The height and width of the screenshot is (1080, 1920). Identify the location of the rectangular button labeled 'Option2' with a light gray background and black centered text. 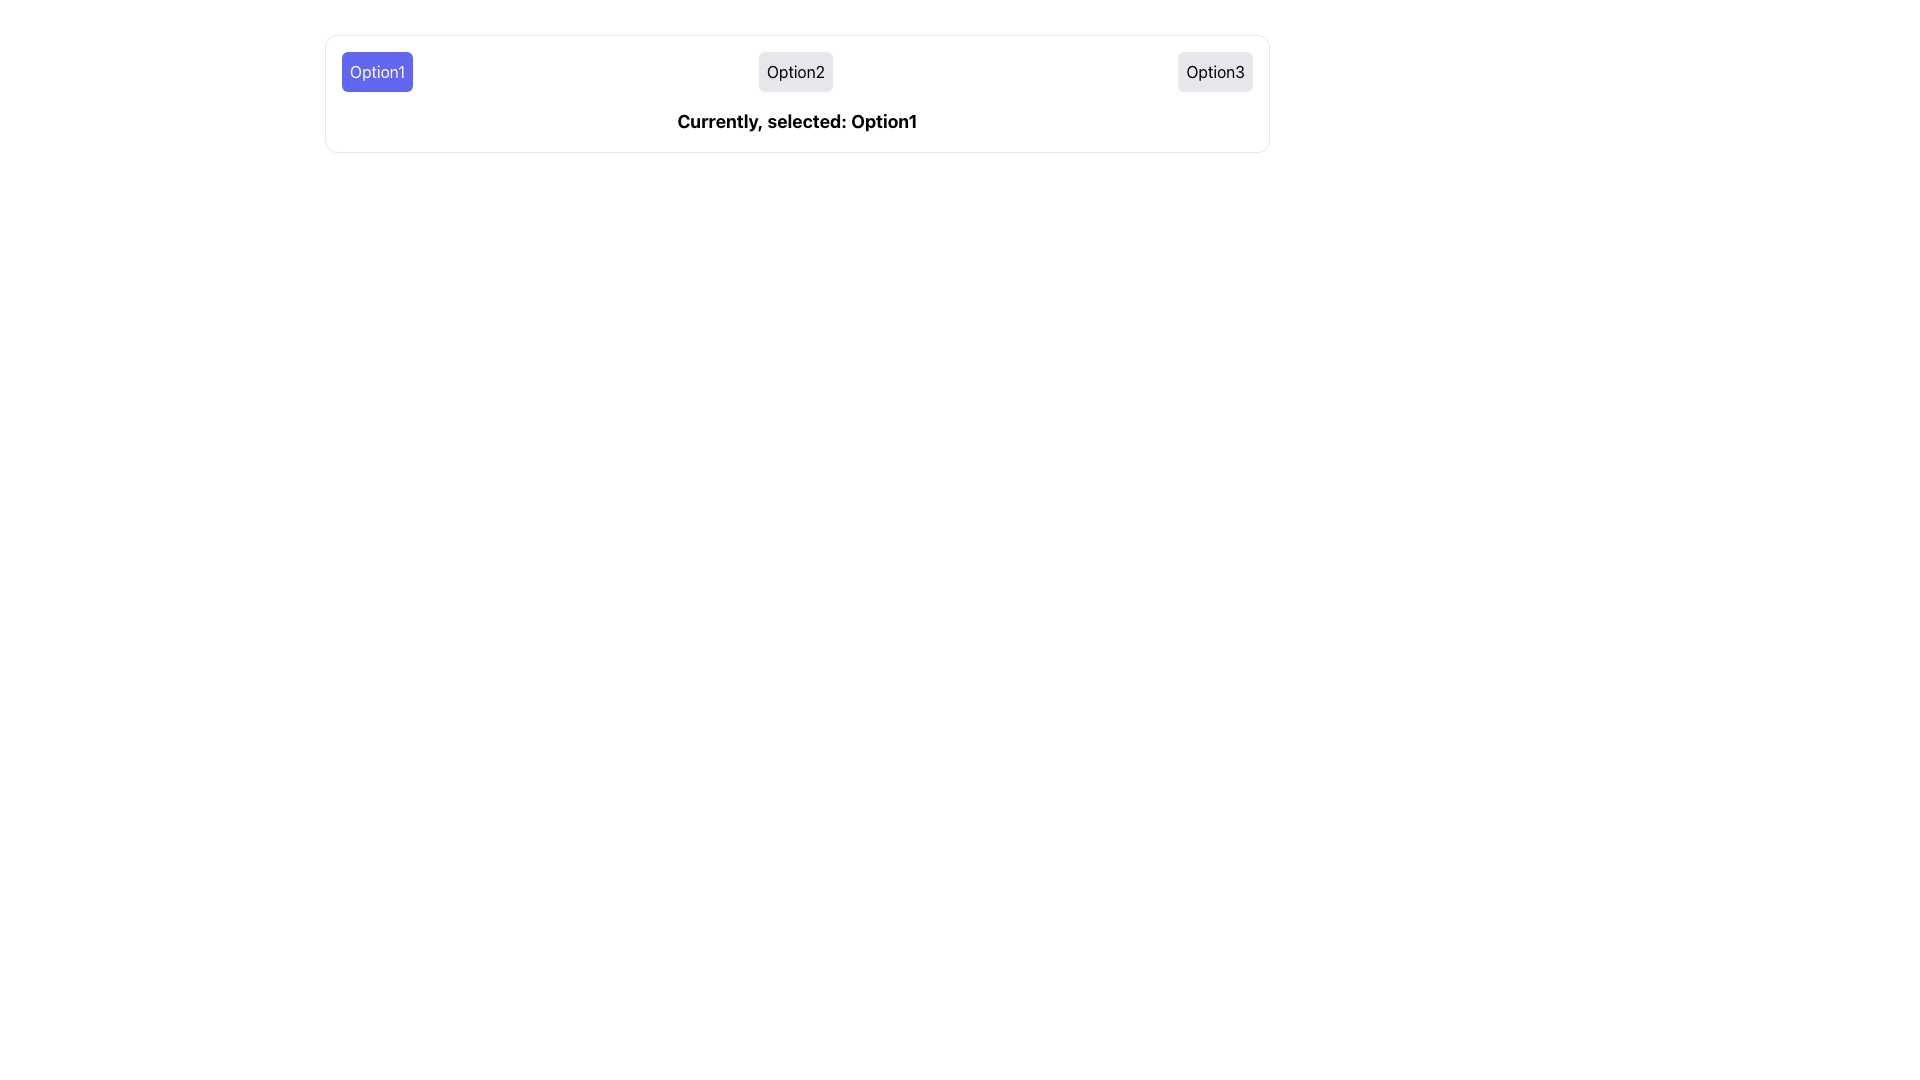
(794, 71).